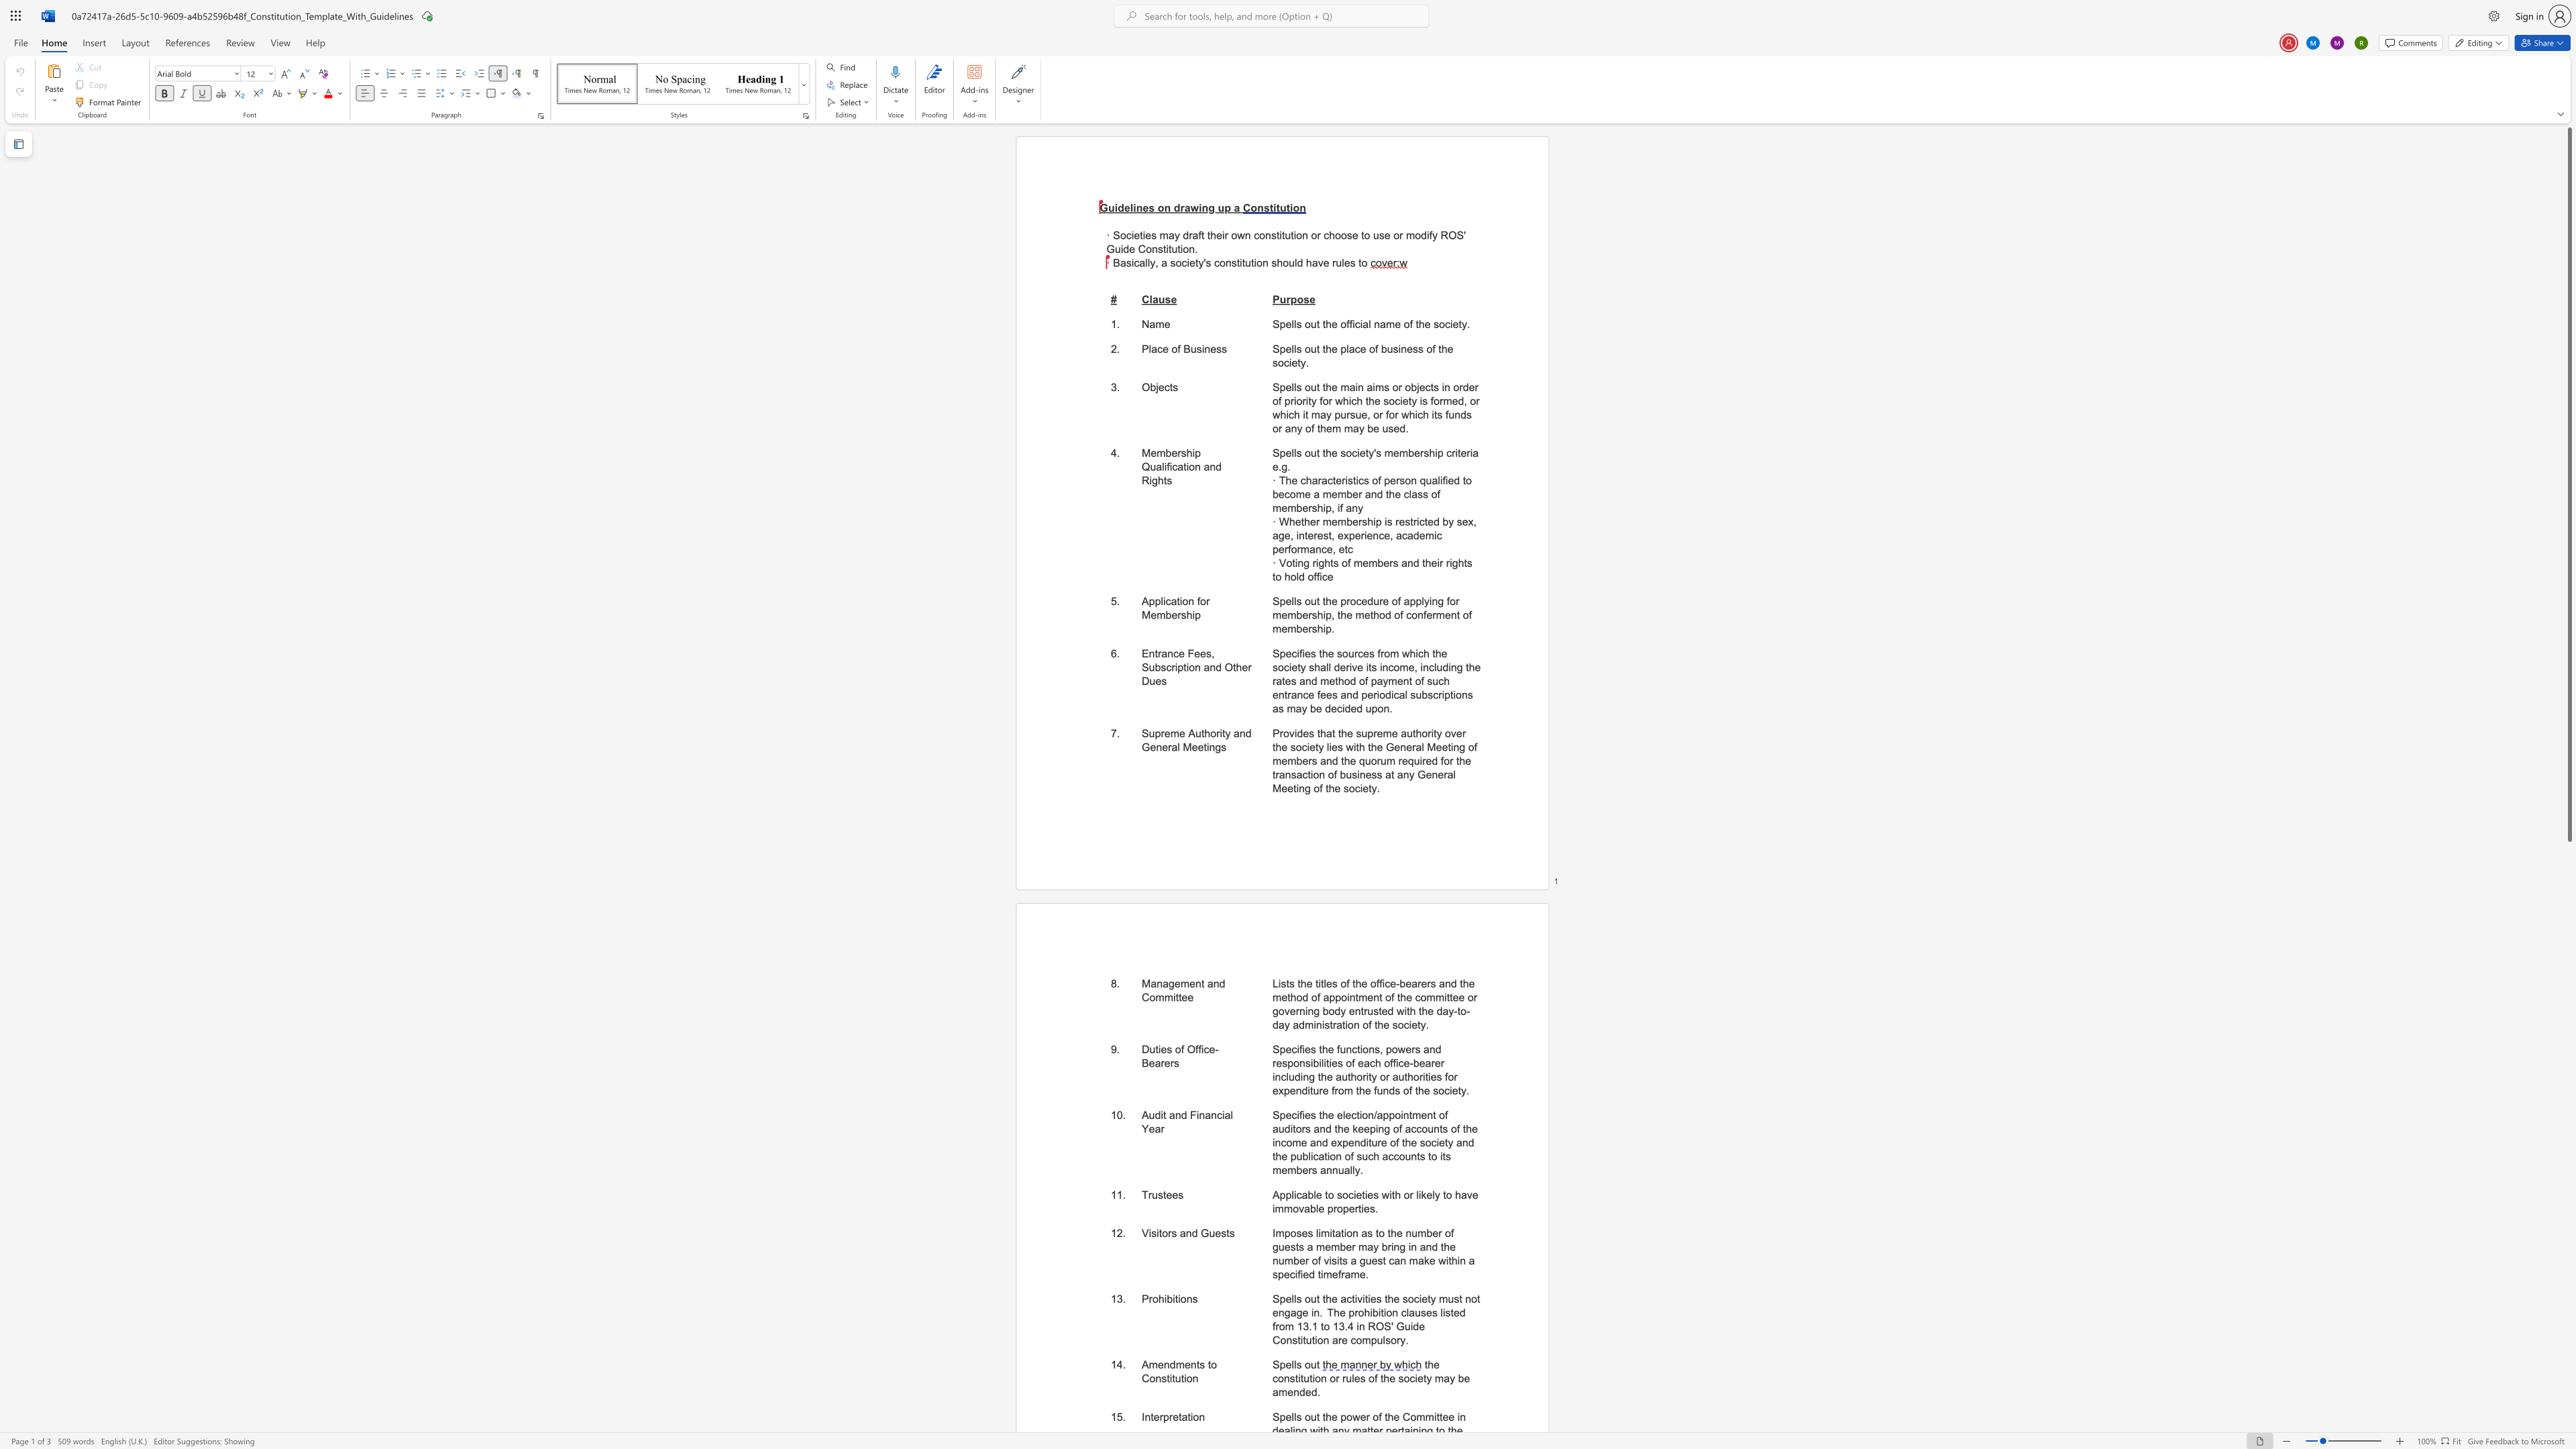  Describe the element at coordinates (1388, 1260) in the screenshot. I see `the subset text "can mak" within the text "Imposes limitation as to the number of guests a member may bring in and the number of visits a guest can make within a specified"` at that location.